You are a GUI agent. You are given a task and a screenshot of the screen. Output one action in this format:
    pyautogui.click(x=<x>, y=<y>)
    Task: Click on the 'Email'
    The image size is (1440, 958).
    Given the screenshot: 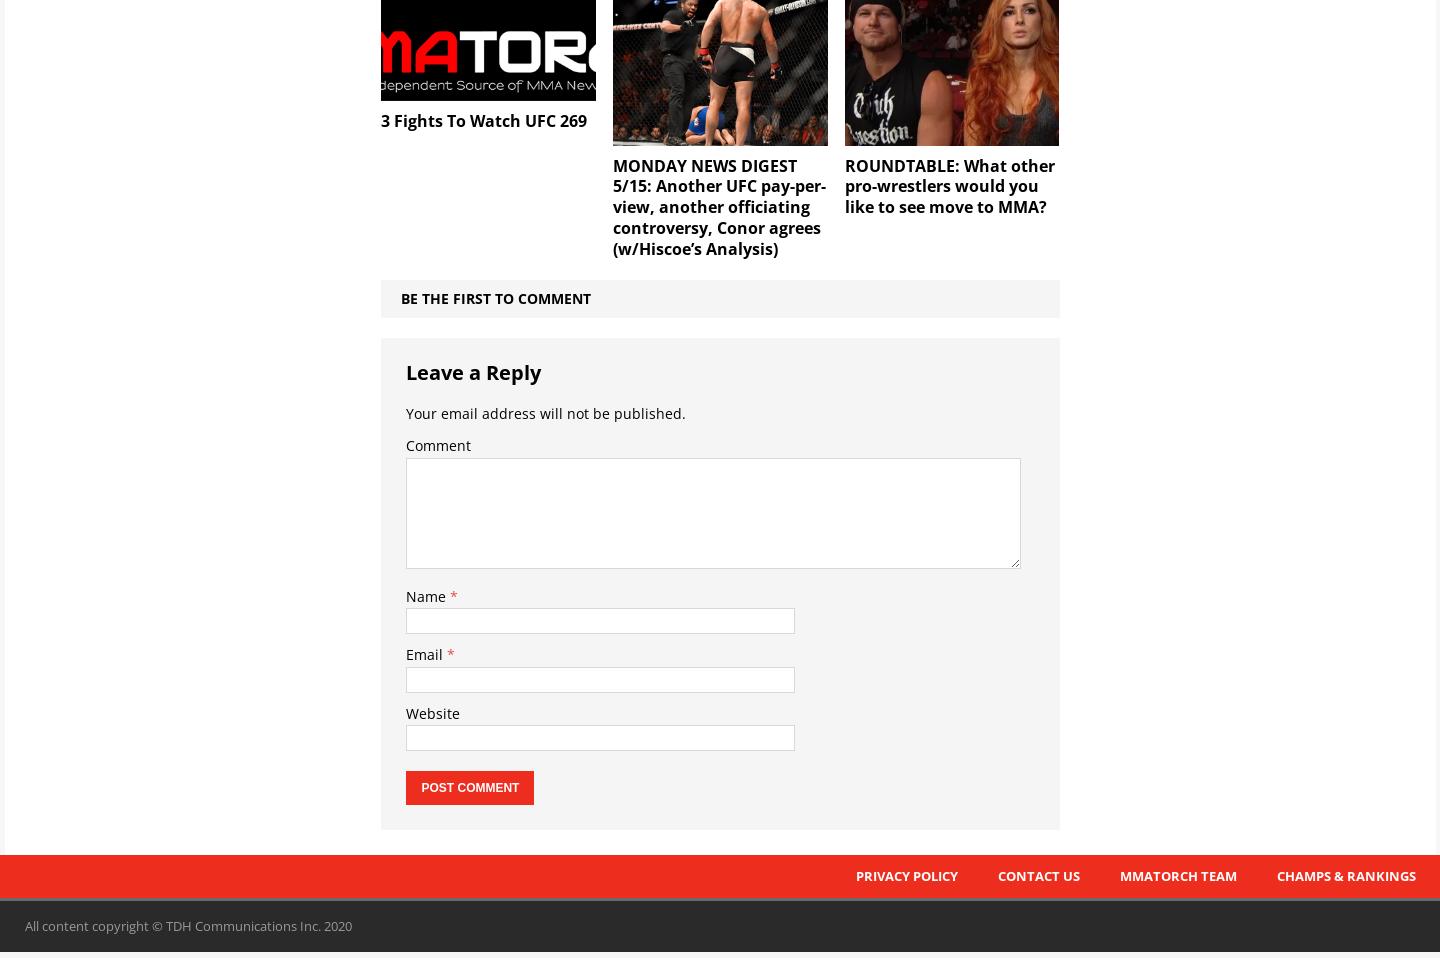 What is the action you would take?
    pyautogui.click(x=426, y=653)
    